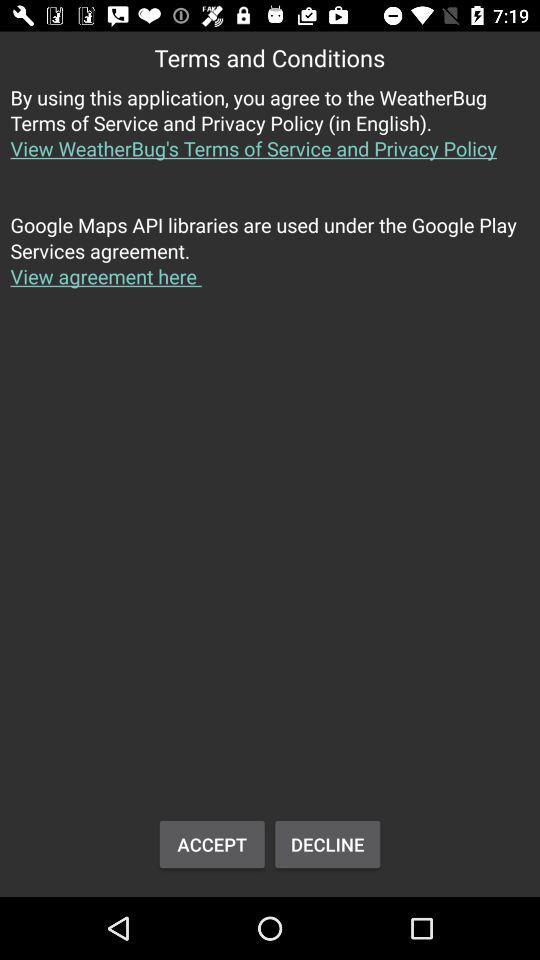 The width and height of the screenshot is (540, 960). Describe the element at coordinates (327, 843) in the screenshot. I see `item below google maps api icon` at that location.